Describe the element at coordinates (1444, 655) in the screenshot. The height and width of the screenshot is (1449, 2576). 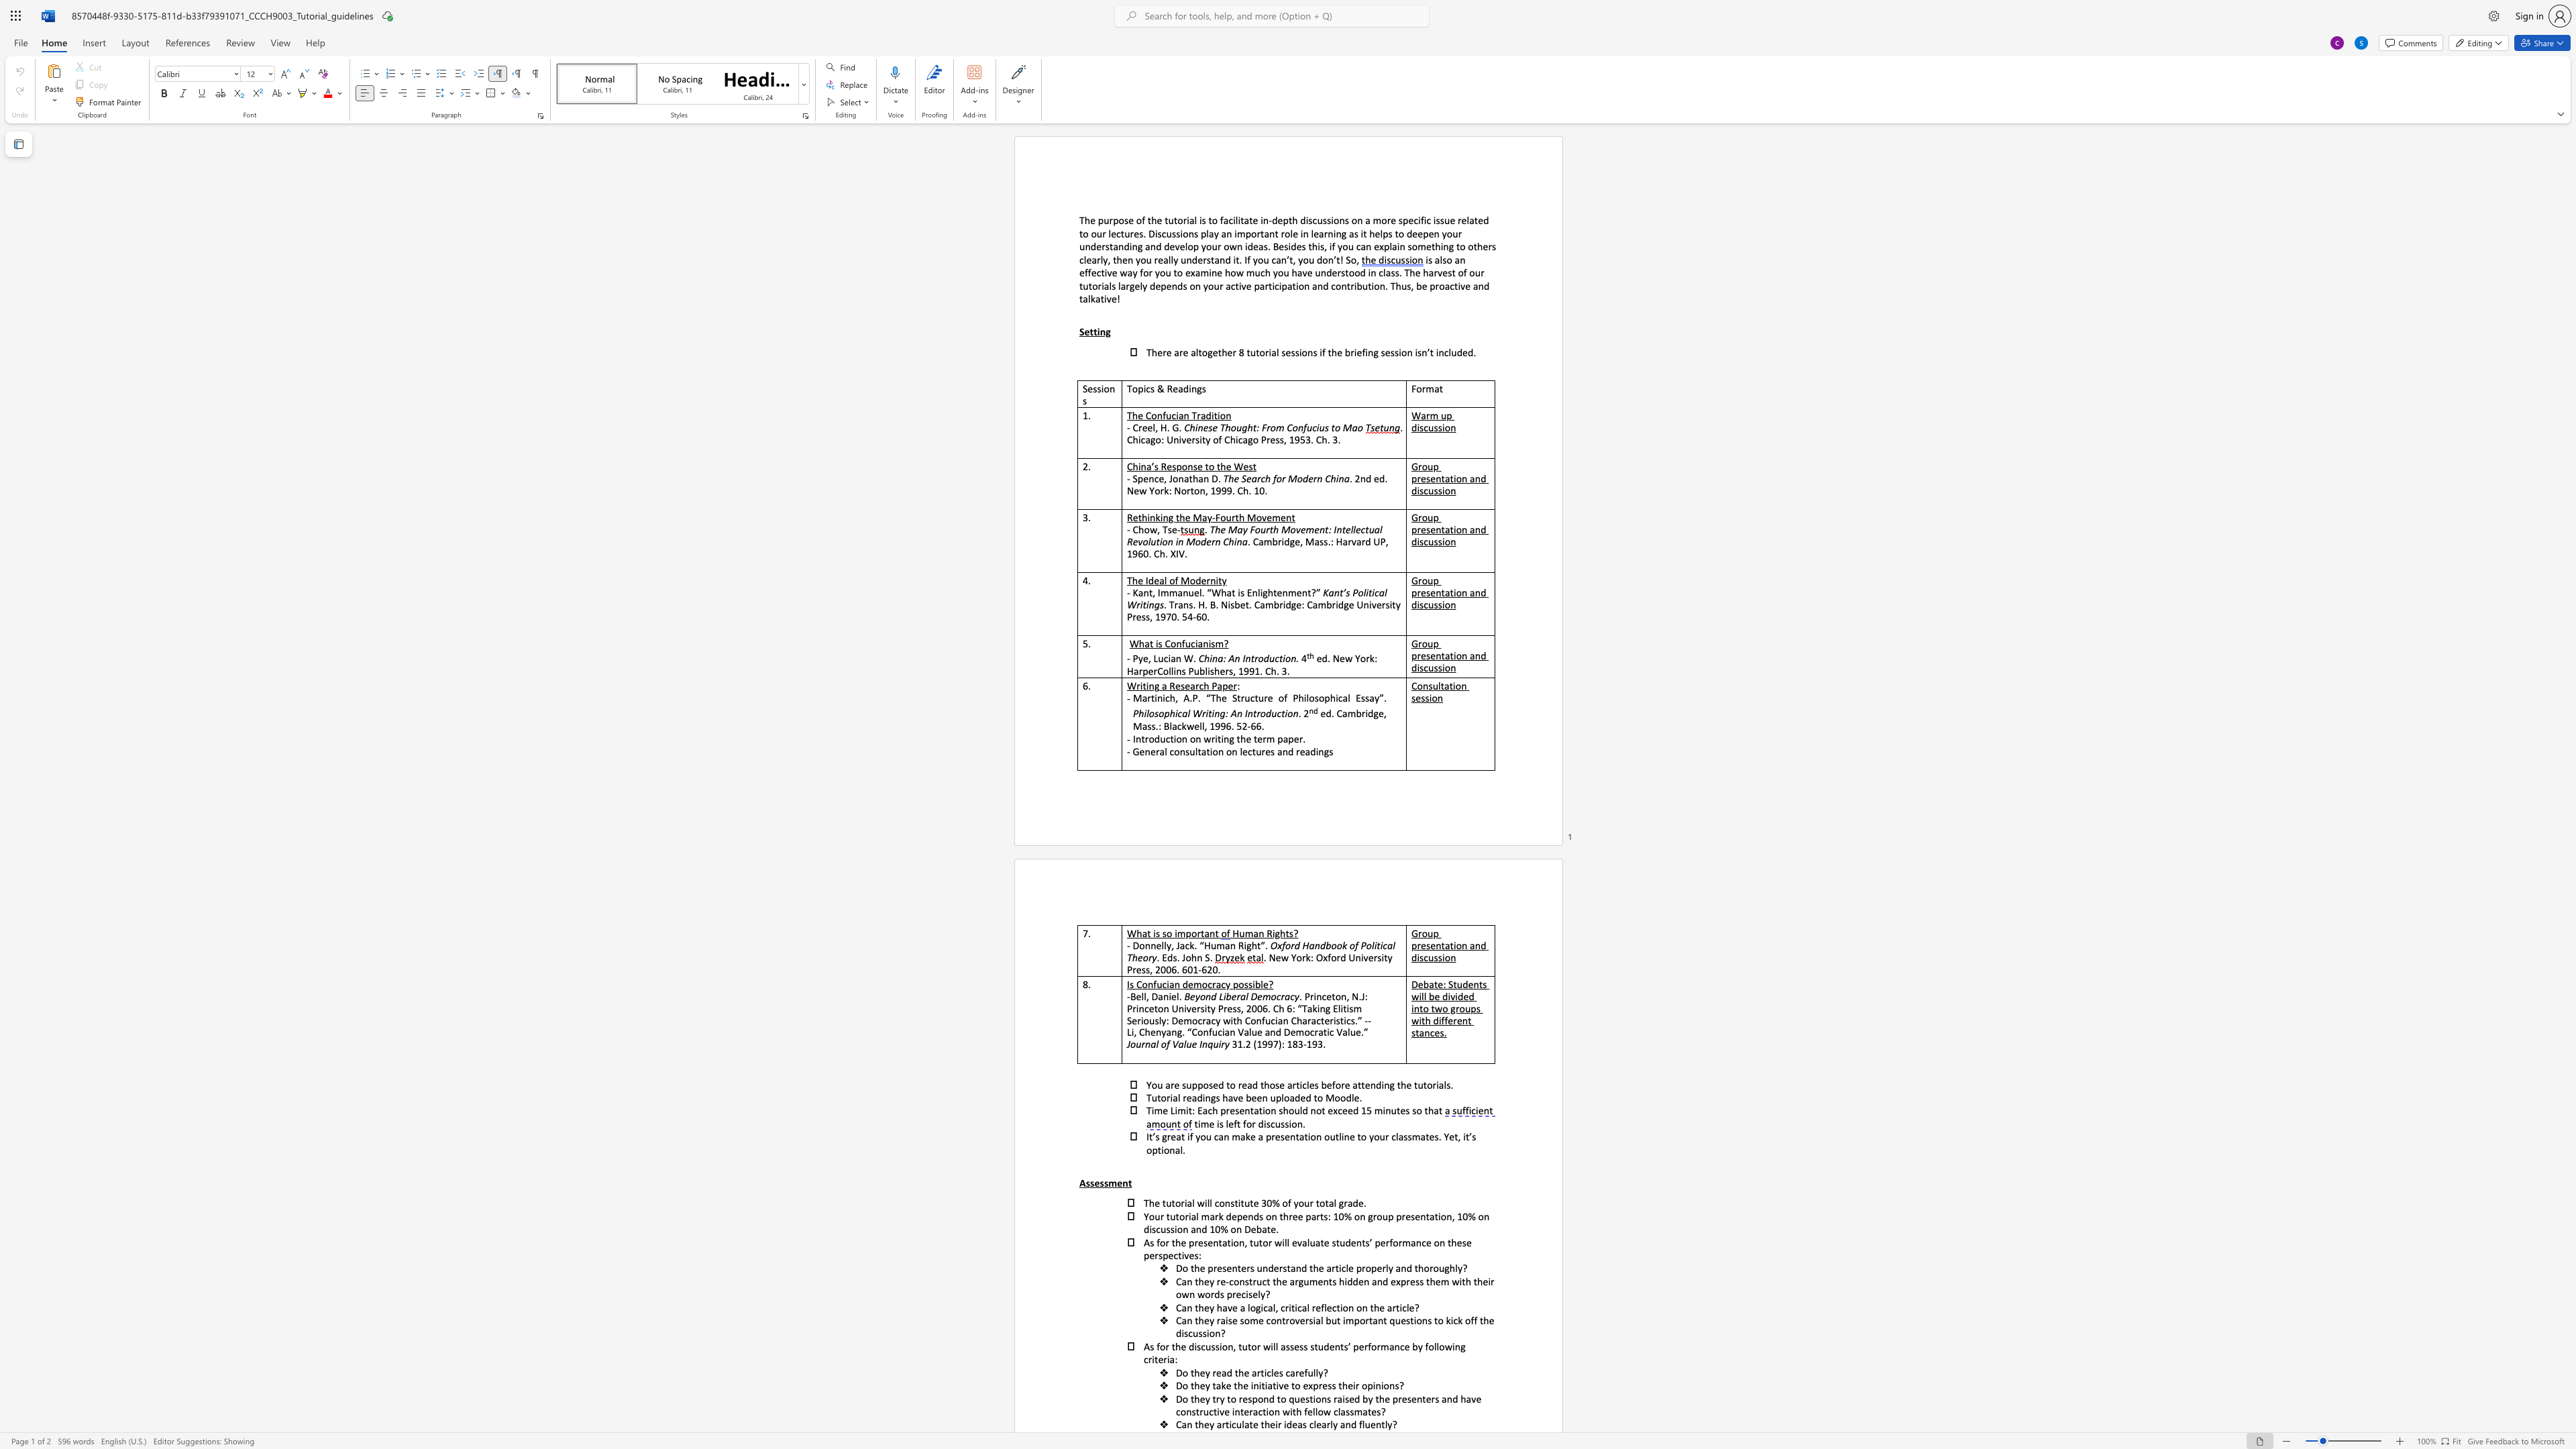
I see `the subset text "ation an" within the text "Group presentation and discussion"` at that location.